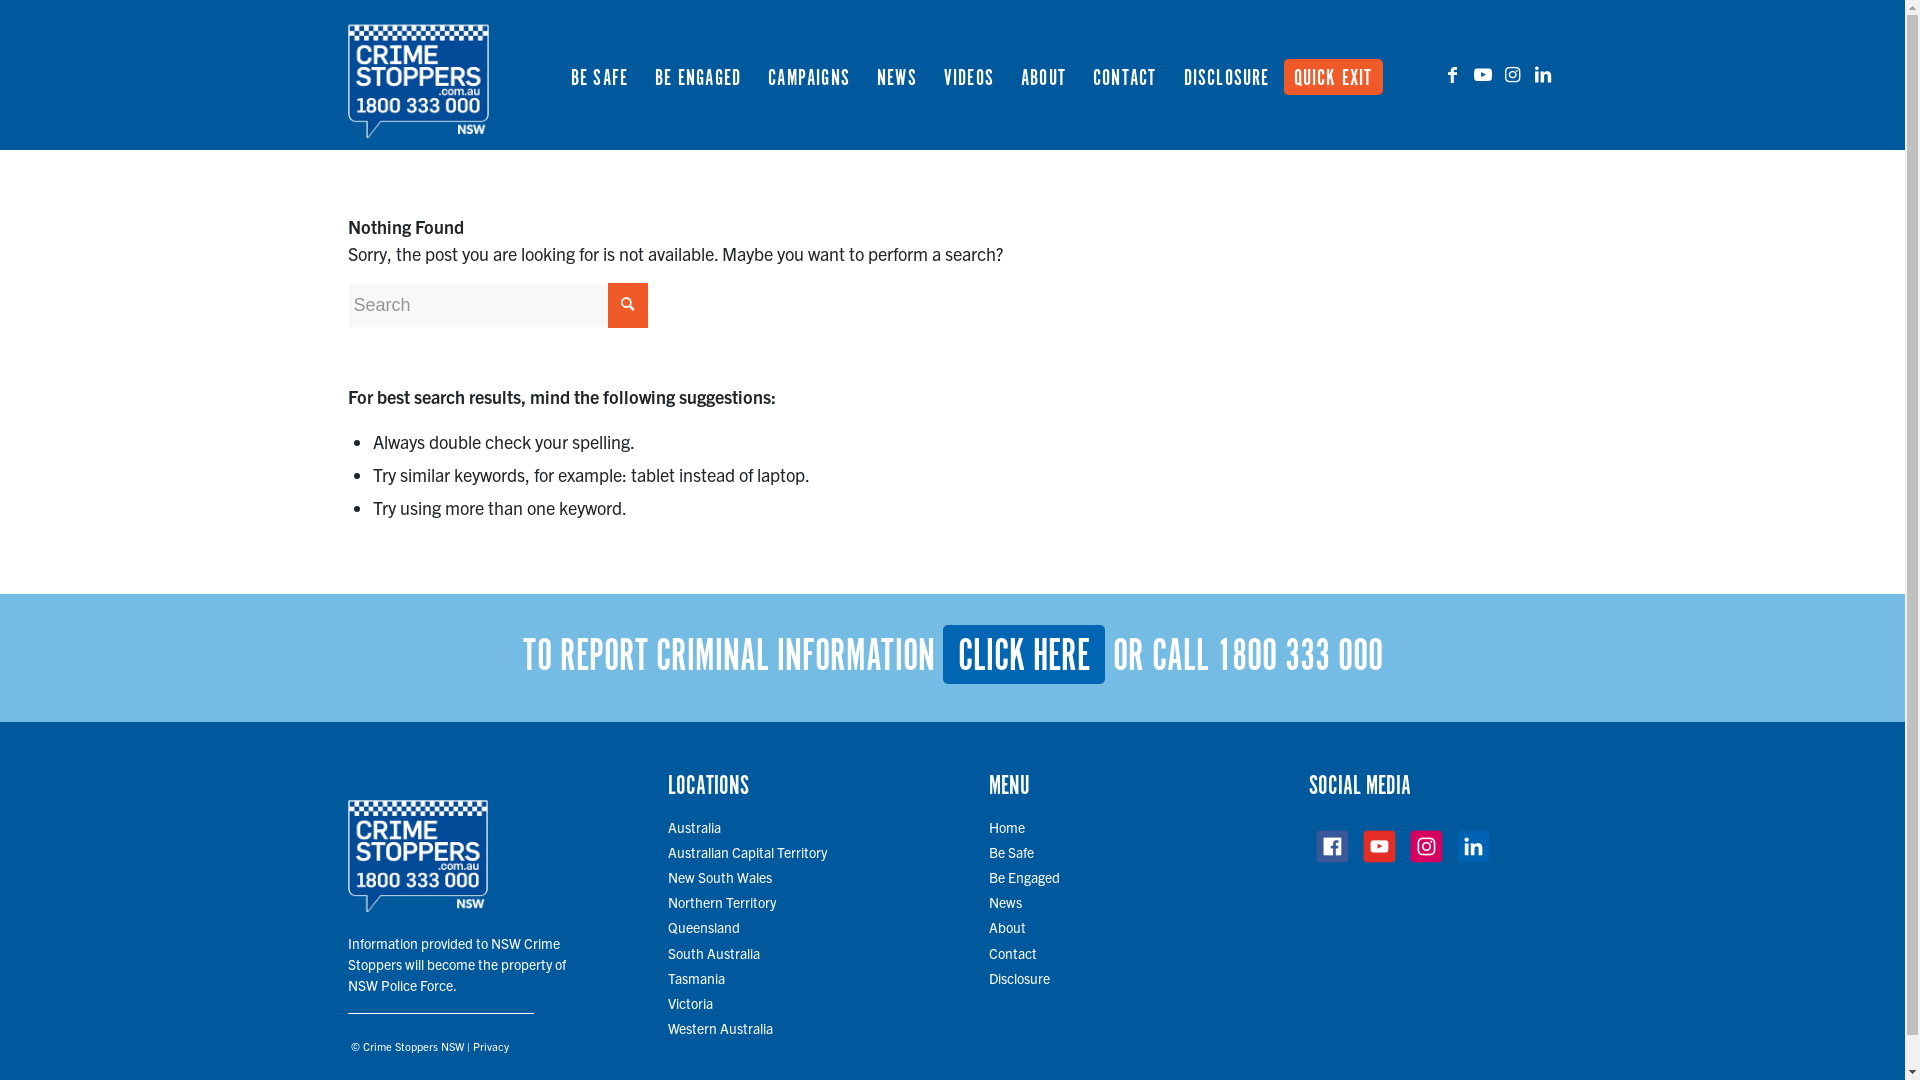  I want to click on 'Home', so click(988, 826).